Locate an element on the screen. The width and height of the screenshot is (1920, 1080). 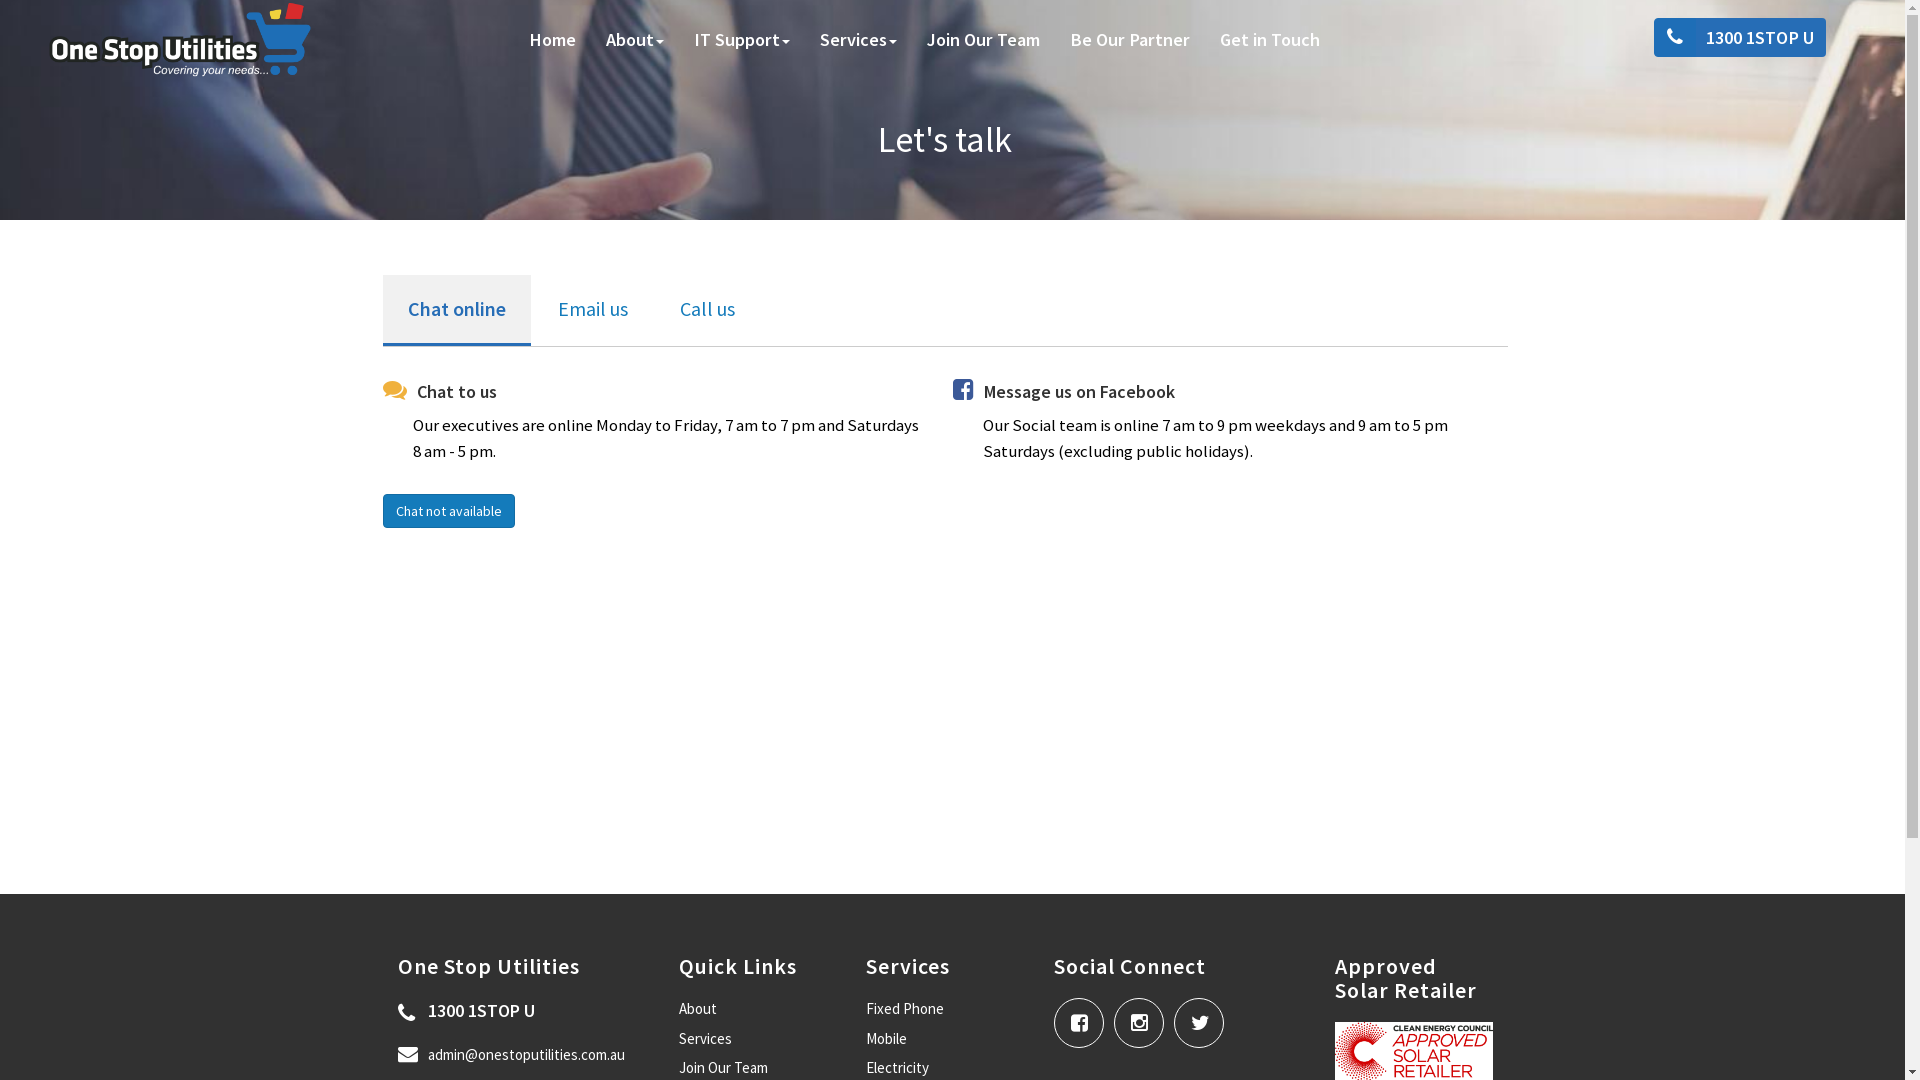
' ' is located at coordinates (1174, 1013).